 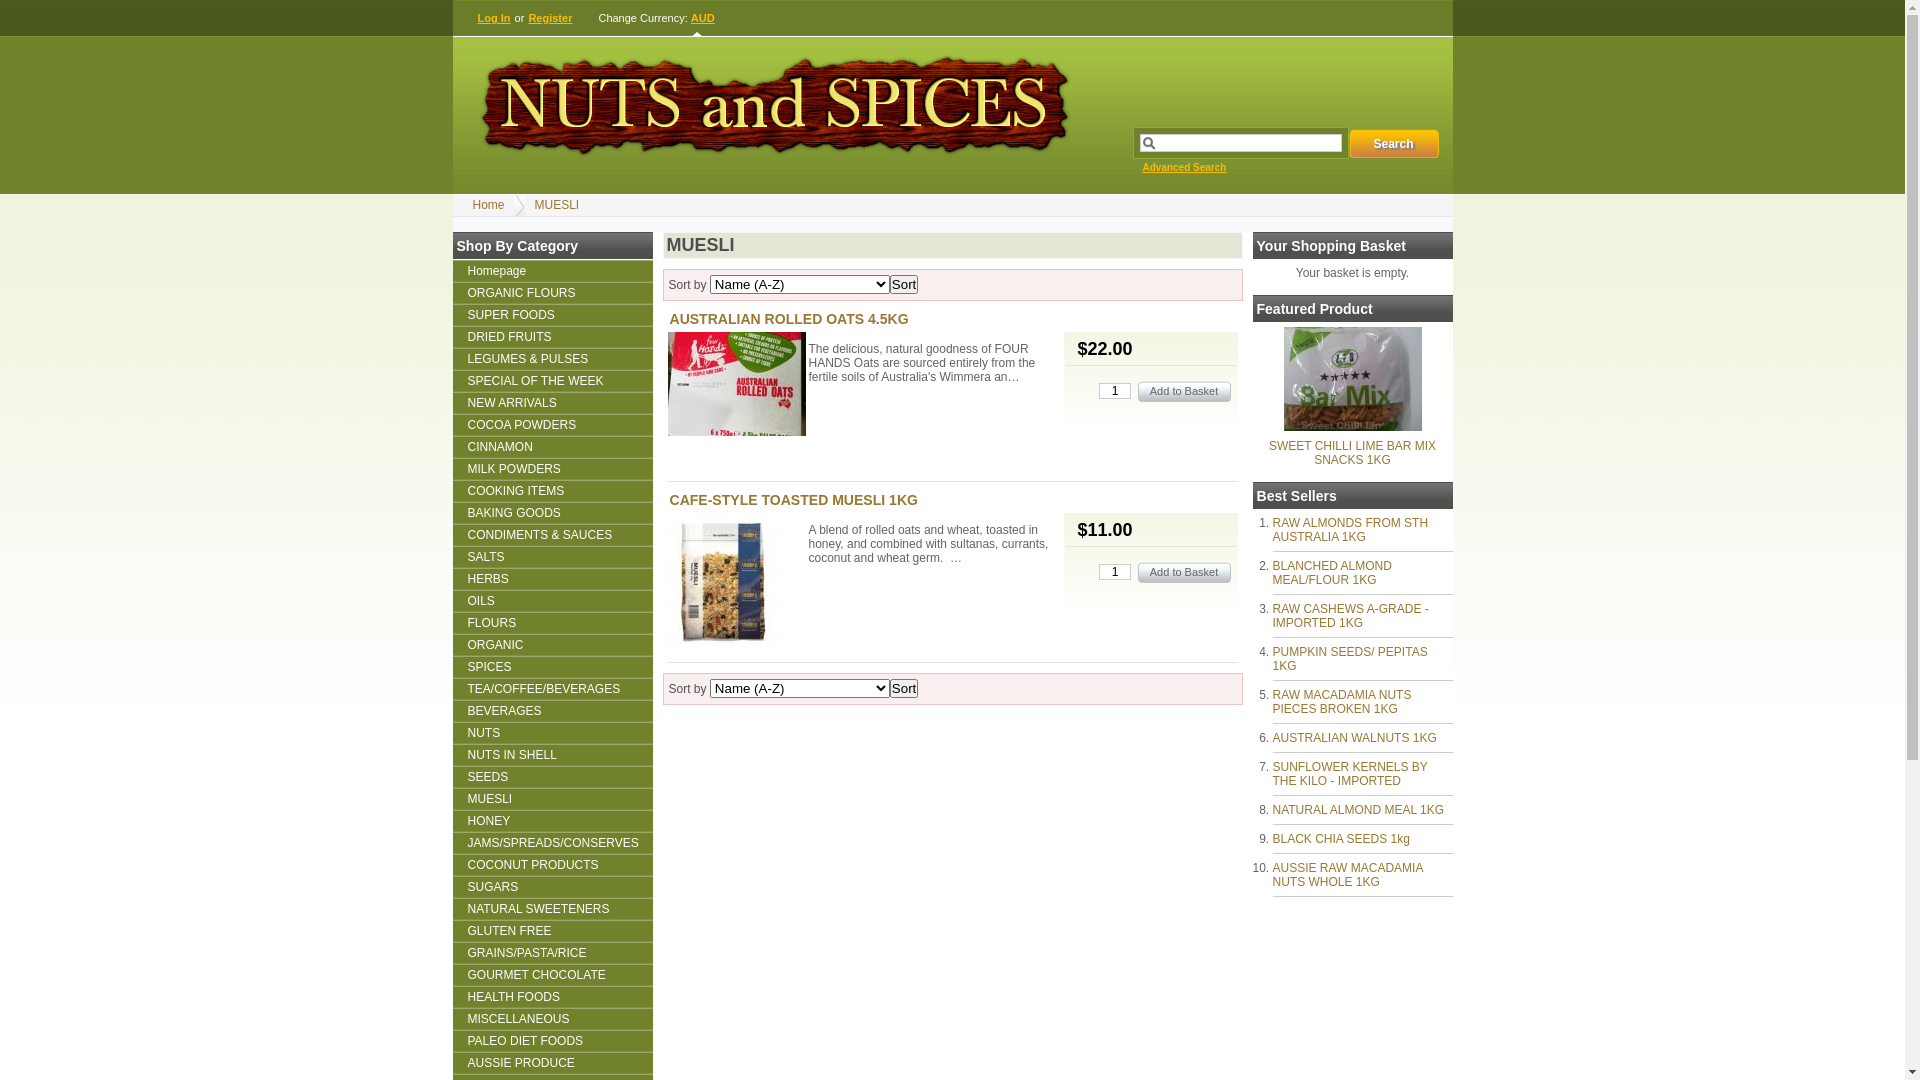 I want to click on 'CAFE-STYLE TOASTED MUESLI 1KG', so click(x=792, y=499).